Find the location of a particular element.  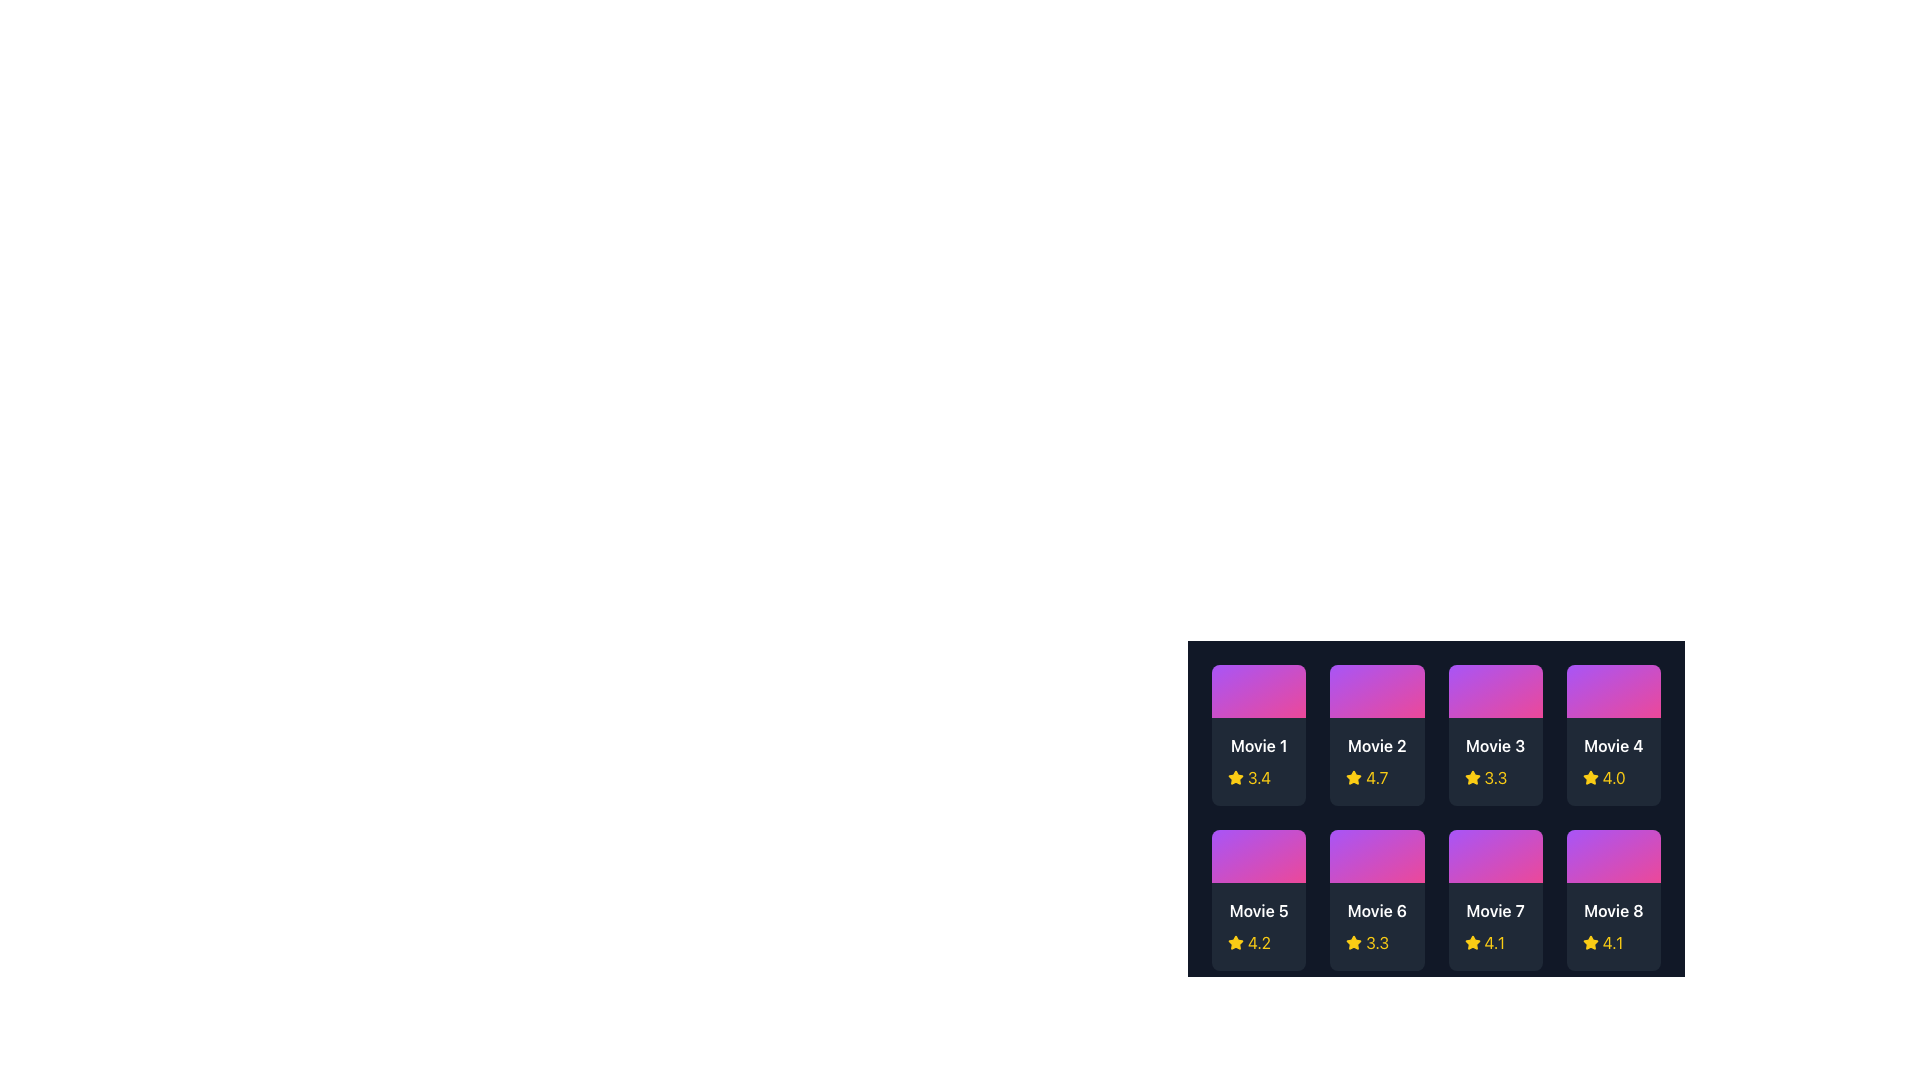

the static text label displaying the rating '4.7', which is yellow and styled with a medium-sized font, located next to the star icon for the second movie in the grid layout is located at coordinates (1376, 777).